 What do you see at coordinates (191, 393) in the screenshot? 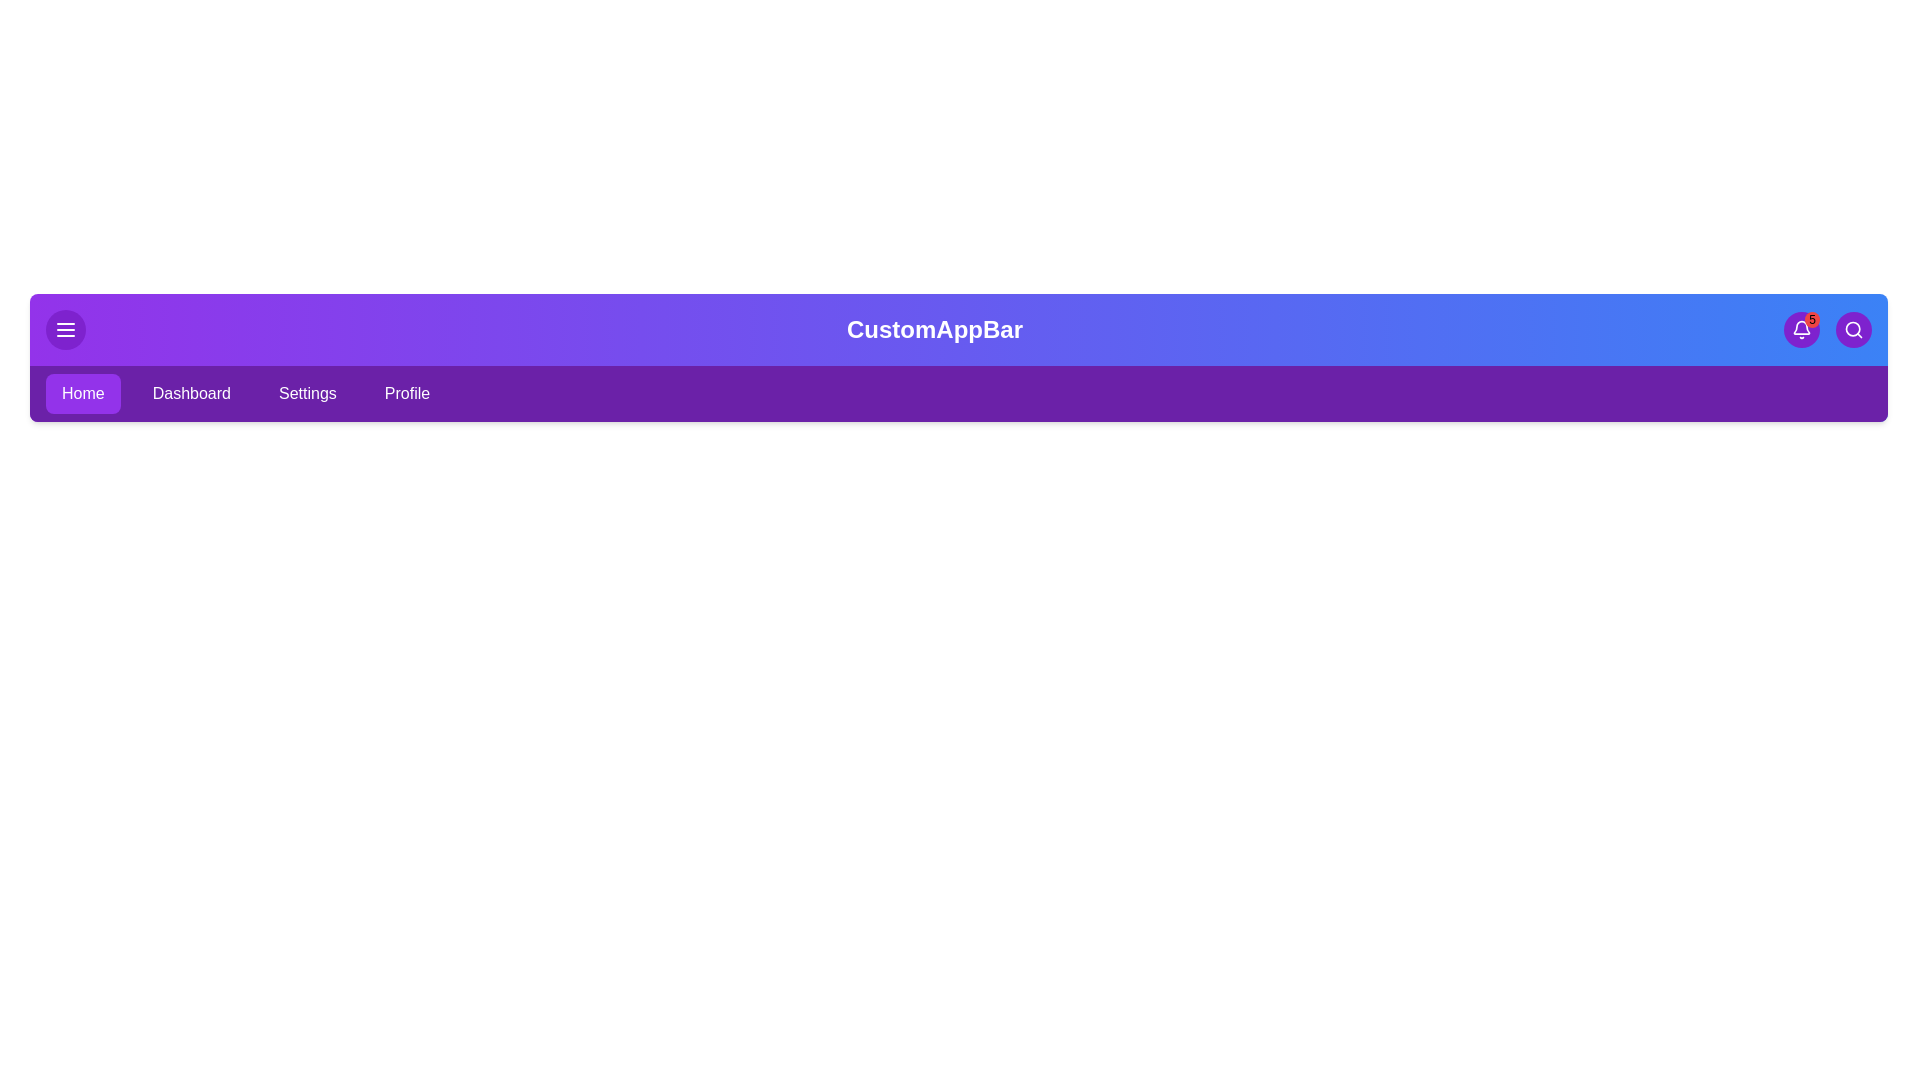
I see `the Dashboard tab from the navigation bar` at bounding box center [191, 393].